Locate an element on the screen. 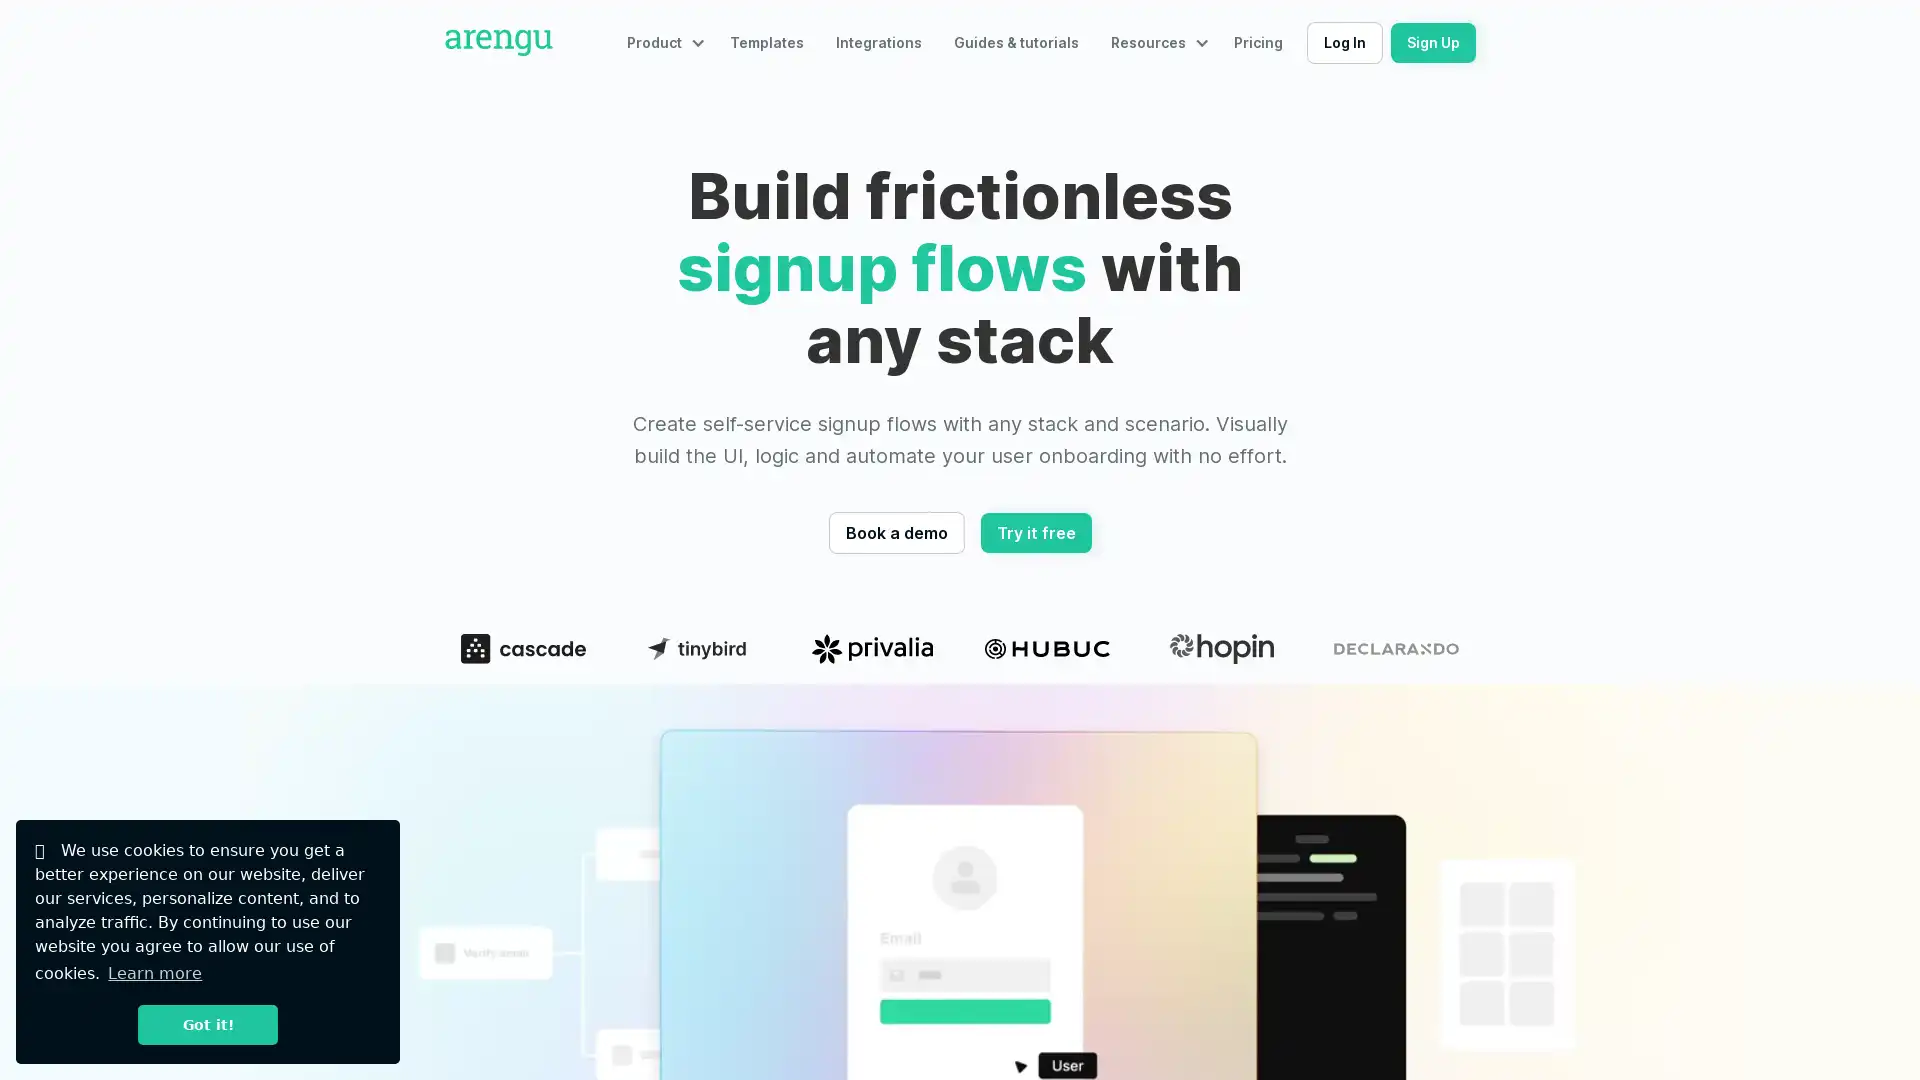 The image size is (1920, 1080). dismiss cookie message is located at coordinates (207, 1024).